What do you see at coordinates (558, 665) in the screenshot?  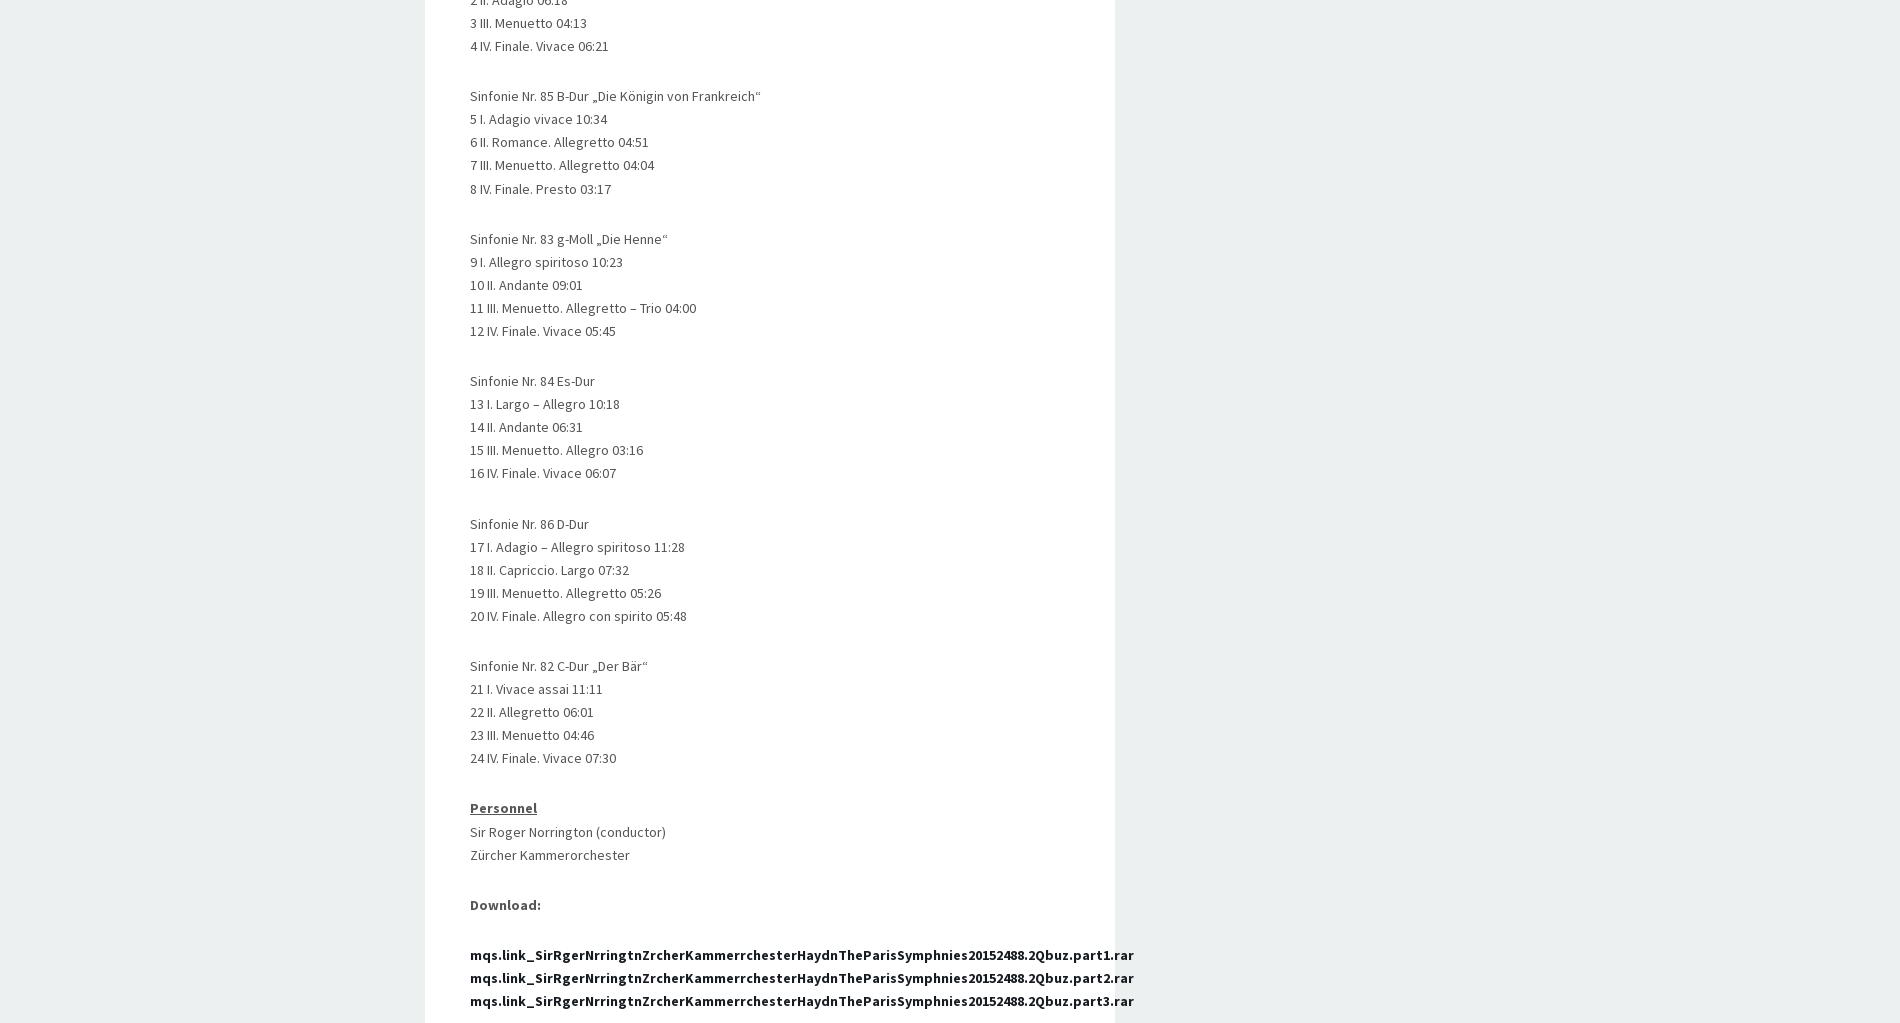 I see `'Sinfonie Nr. 82 C-Dur „Der Bär“'` at bounding box center [558, 665].